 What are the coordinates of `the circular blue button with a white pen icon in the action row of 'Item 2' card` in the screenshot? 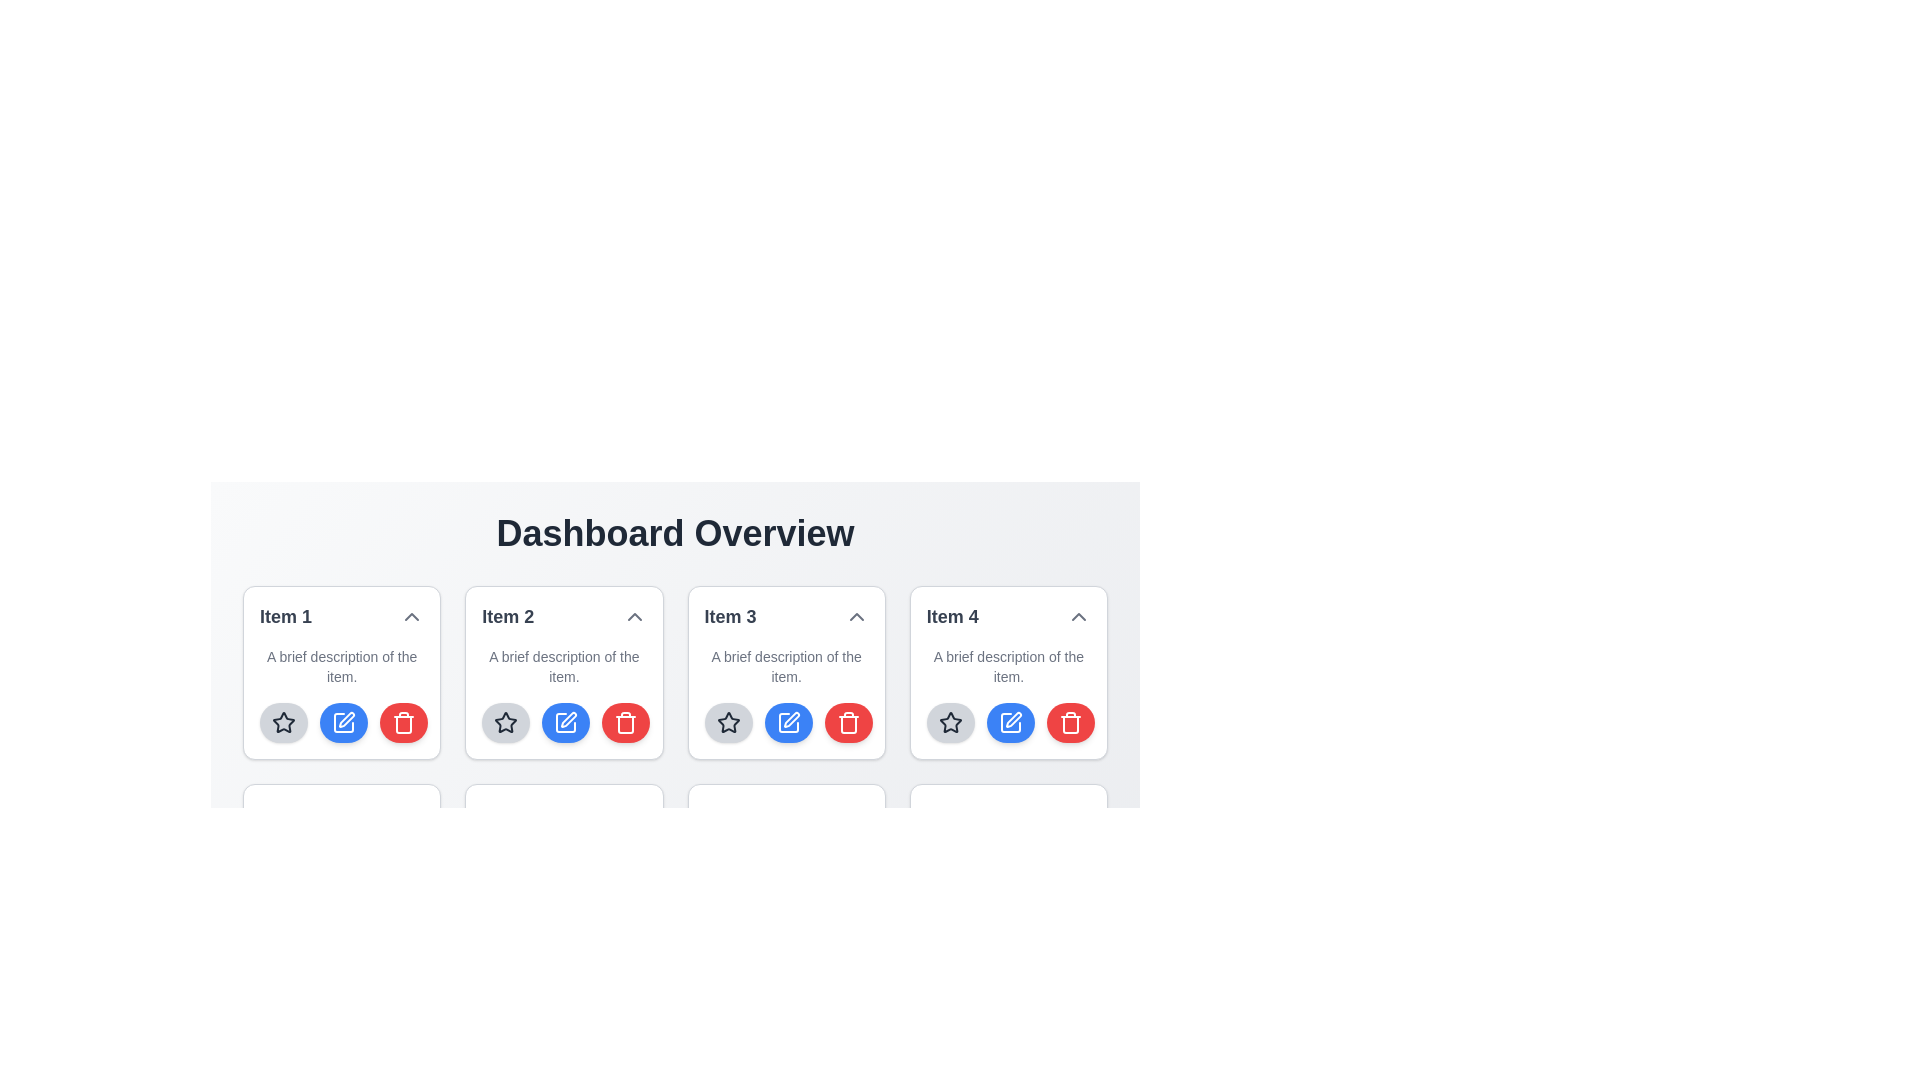 It's located at (565, 722).